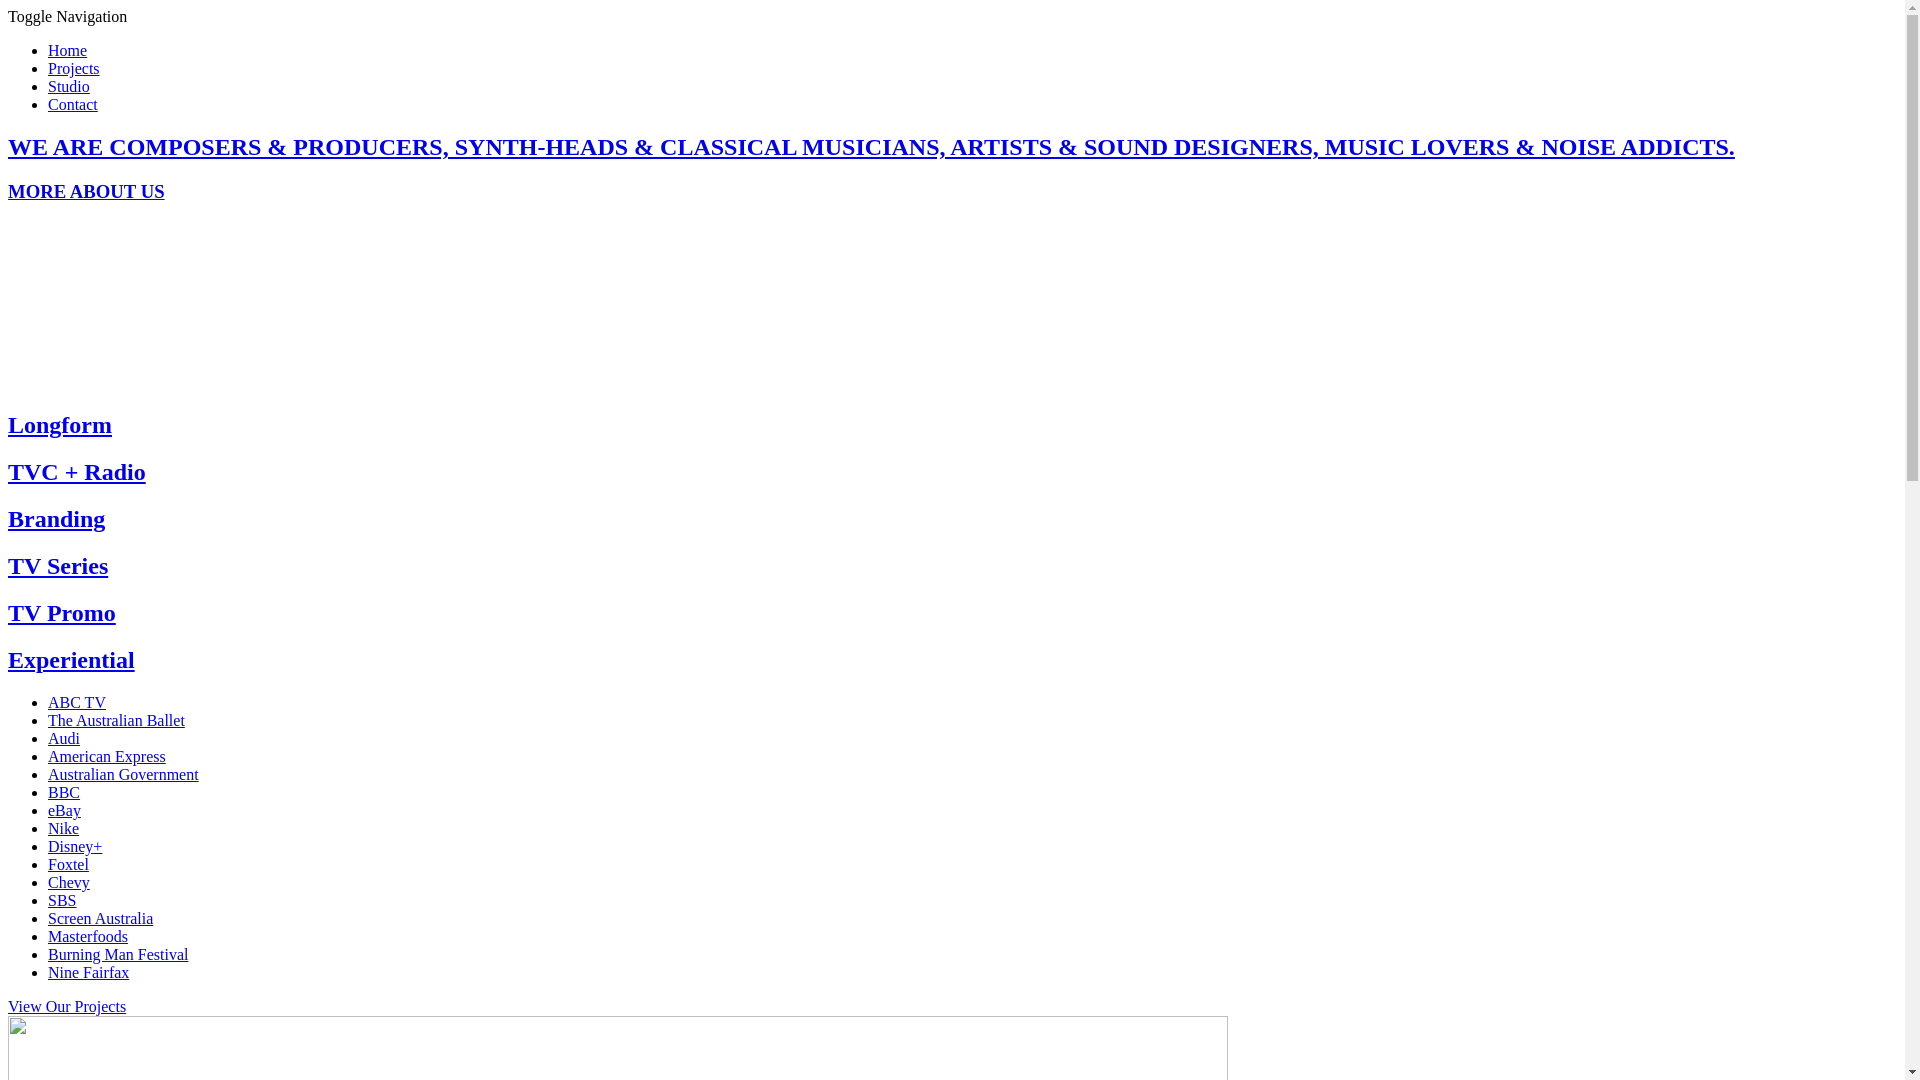 This screenshot has height=1080, width=1920. What do you see at coordinates (122, 773) in the screenshot?
I see `'Australian Government'` at bounding box center [122, 773].